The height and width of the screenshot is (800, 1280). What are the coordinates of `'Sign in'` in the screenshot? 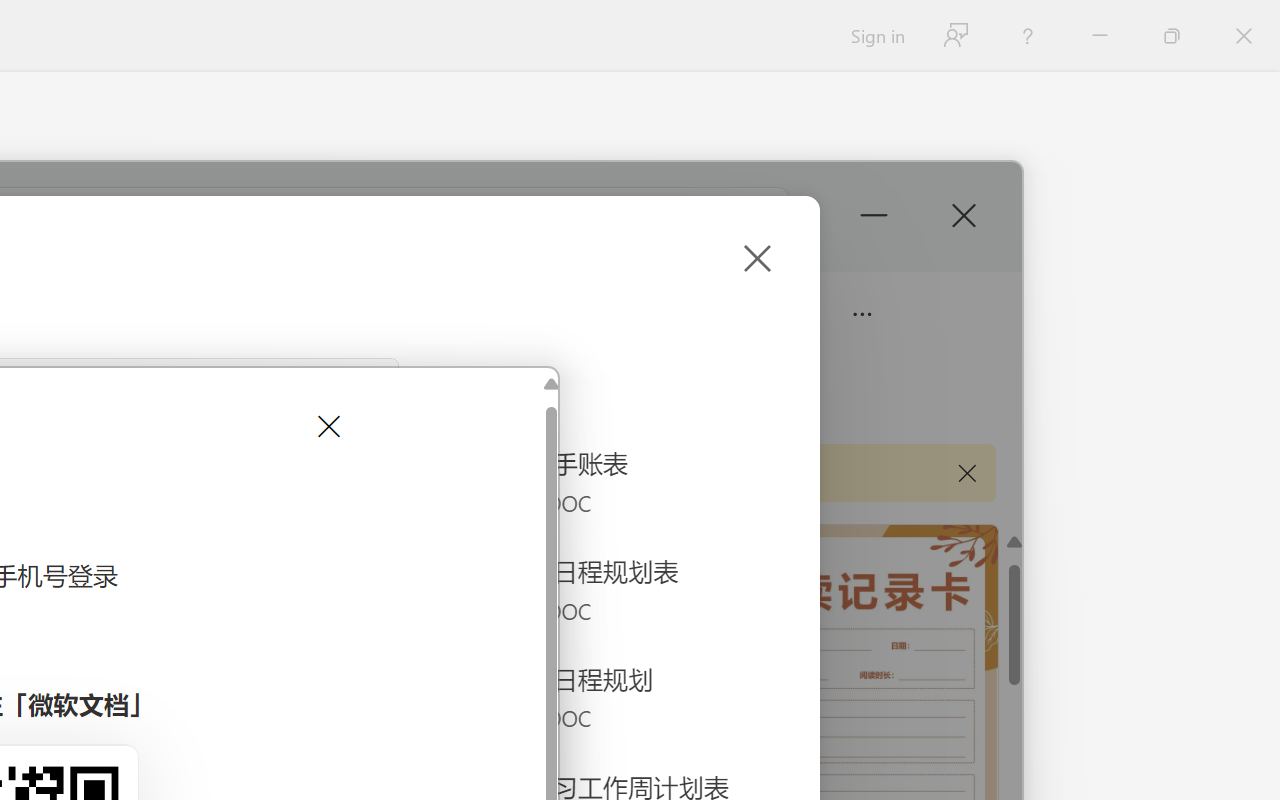 It's located at (876, 34).